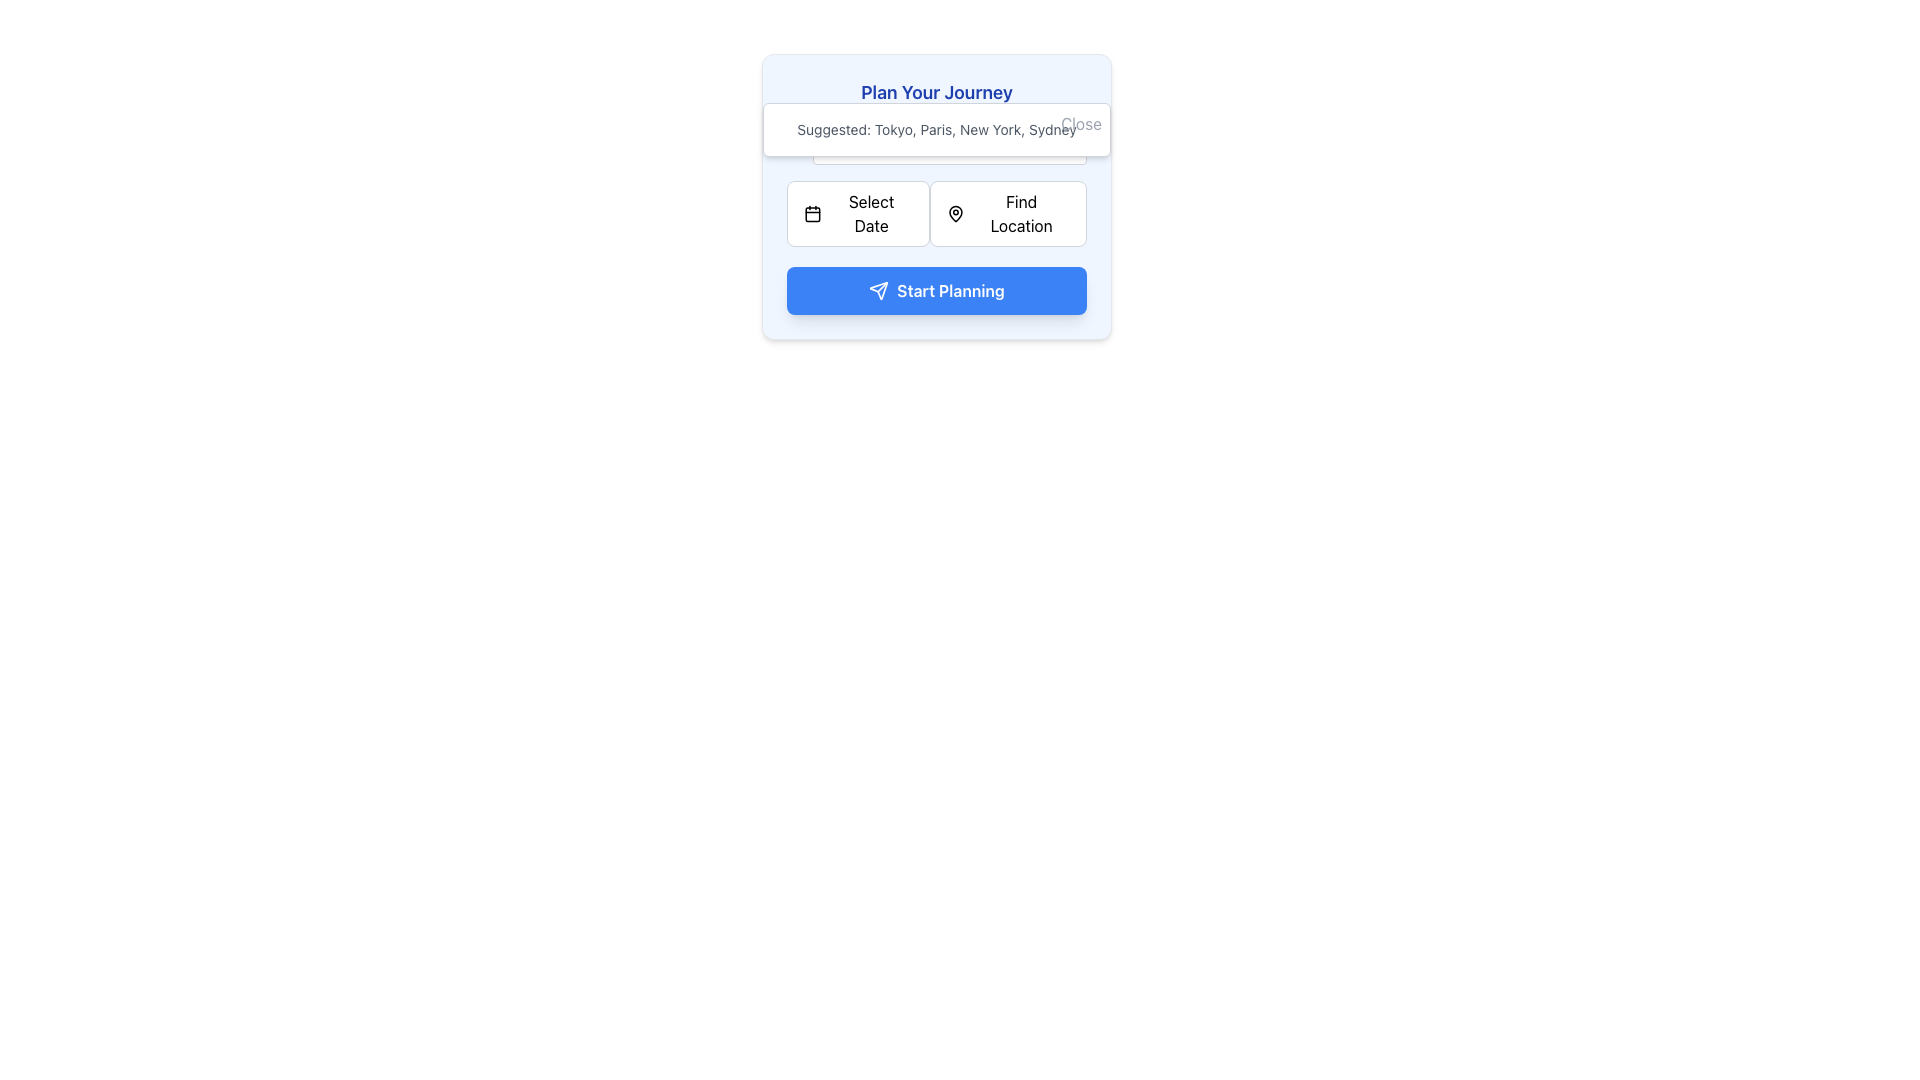 This screenshot has height=1080, width=1920. I want to click on the stylized map pin icon located to the left of the 'Find Location' text label within the button, so click(954, 213).